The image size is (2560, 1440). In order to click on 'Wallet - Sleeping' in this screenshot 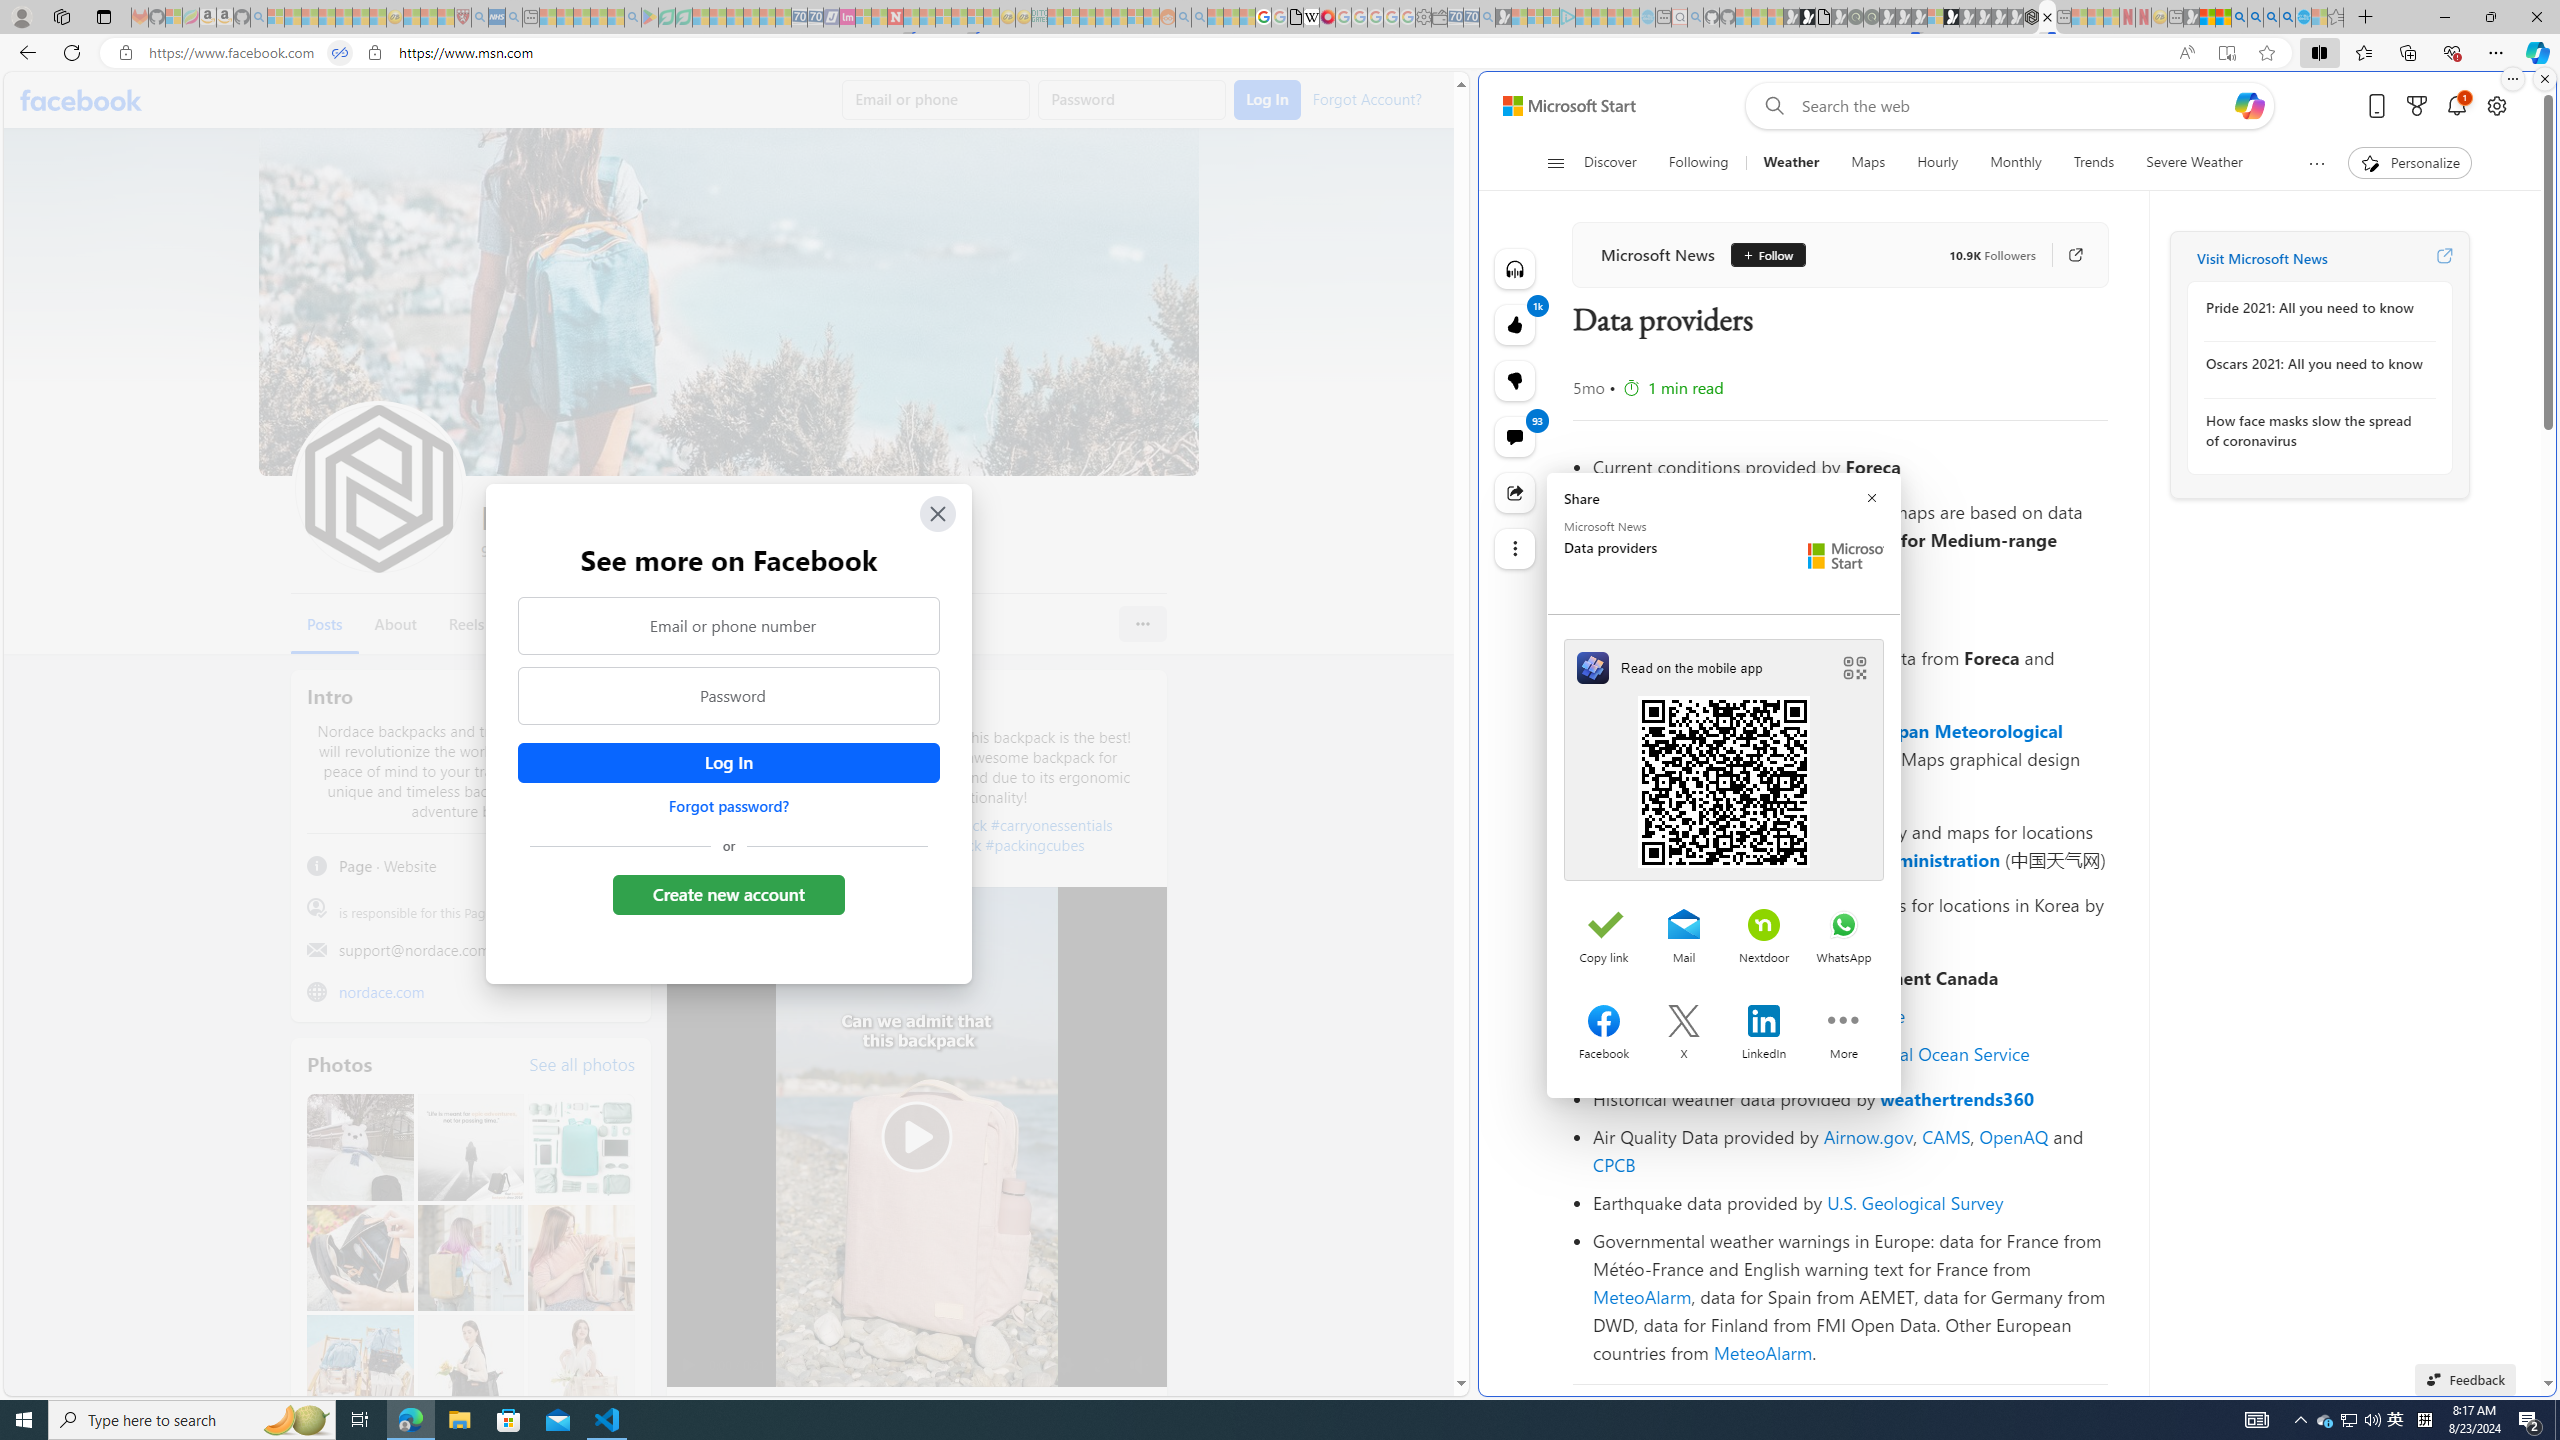, I will do `click(1439, 16)`.